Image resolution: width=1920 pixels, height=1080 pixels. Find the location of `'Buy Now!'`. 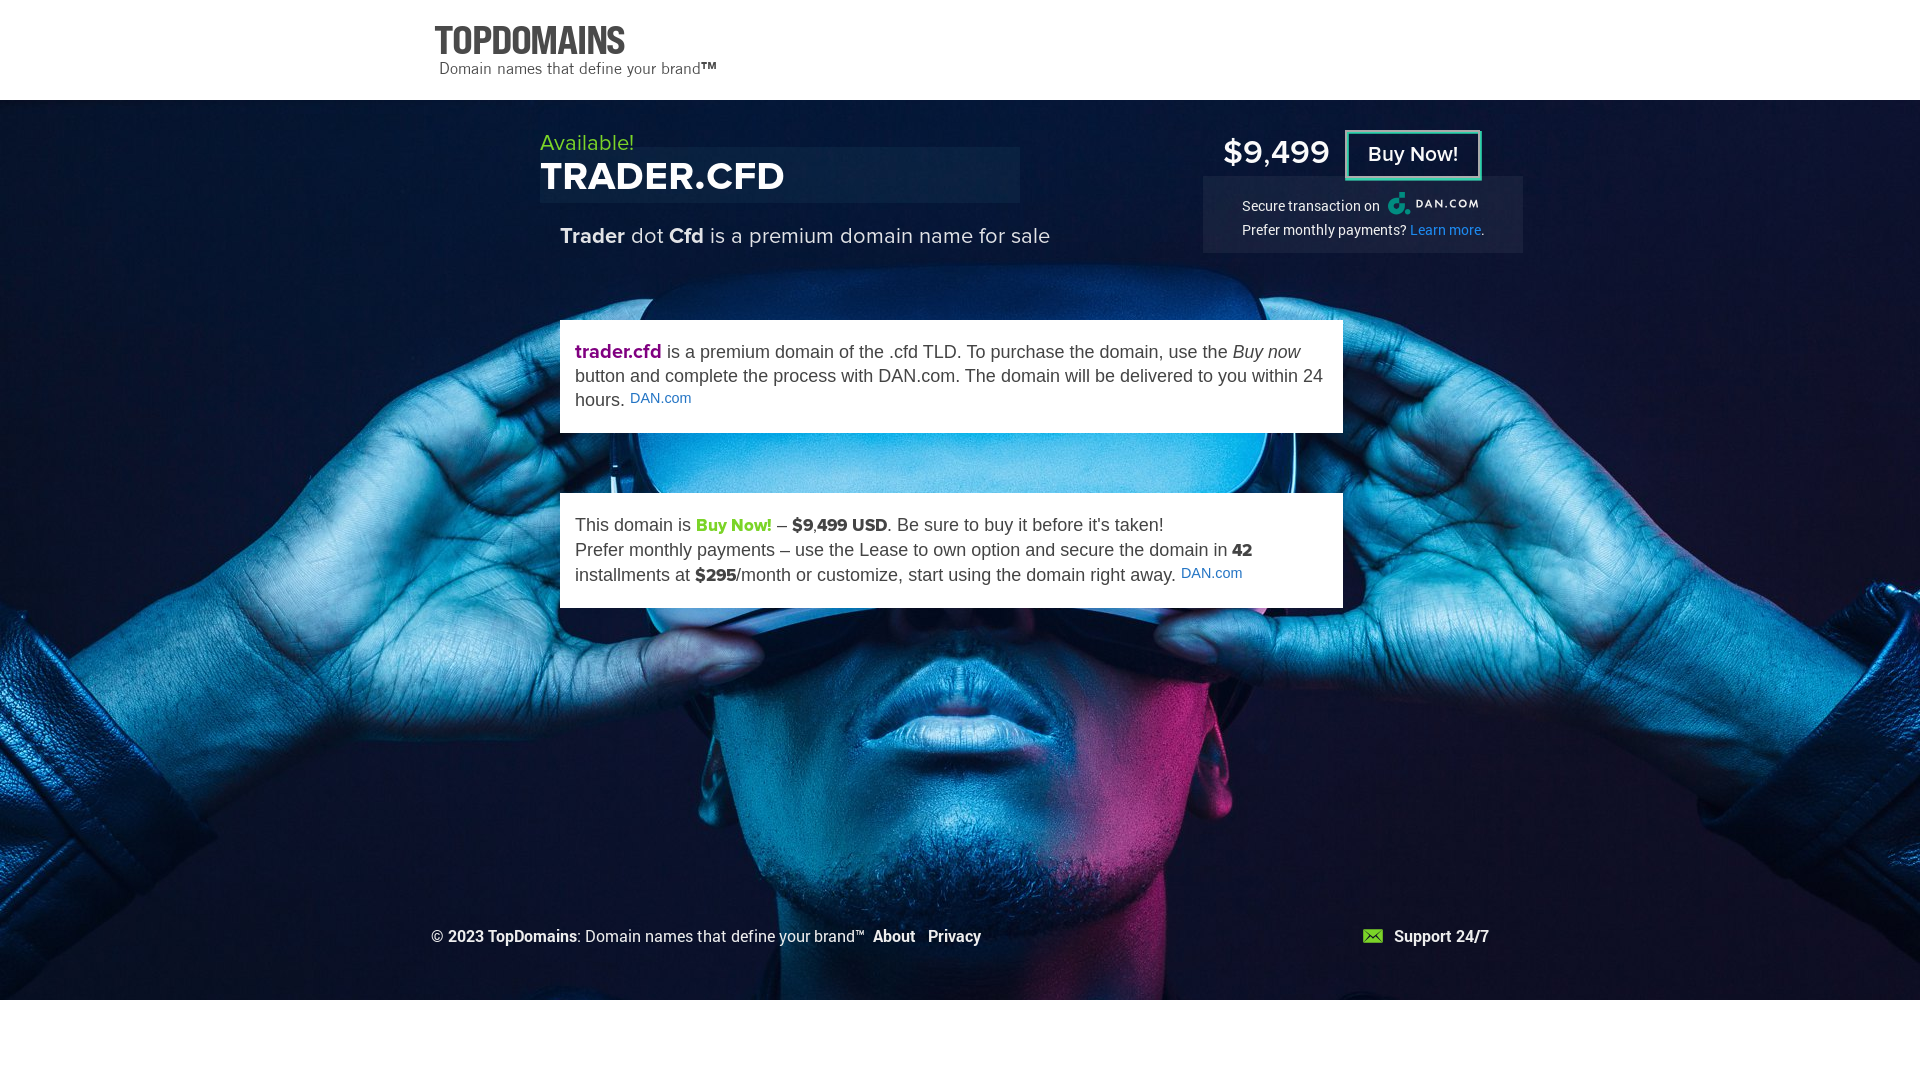

'Buy Now!' is located at coordinates (1411, 153).